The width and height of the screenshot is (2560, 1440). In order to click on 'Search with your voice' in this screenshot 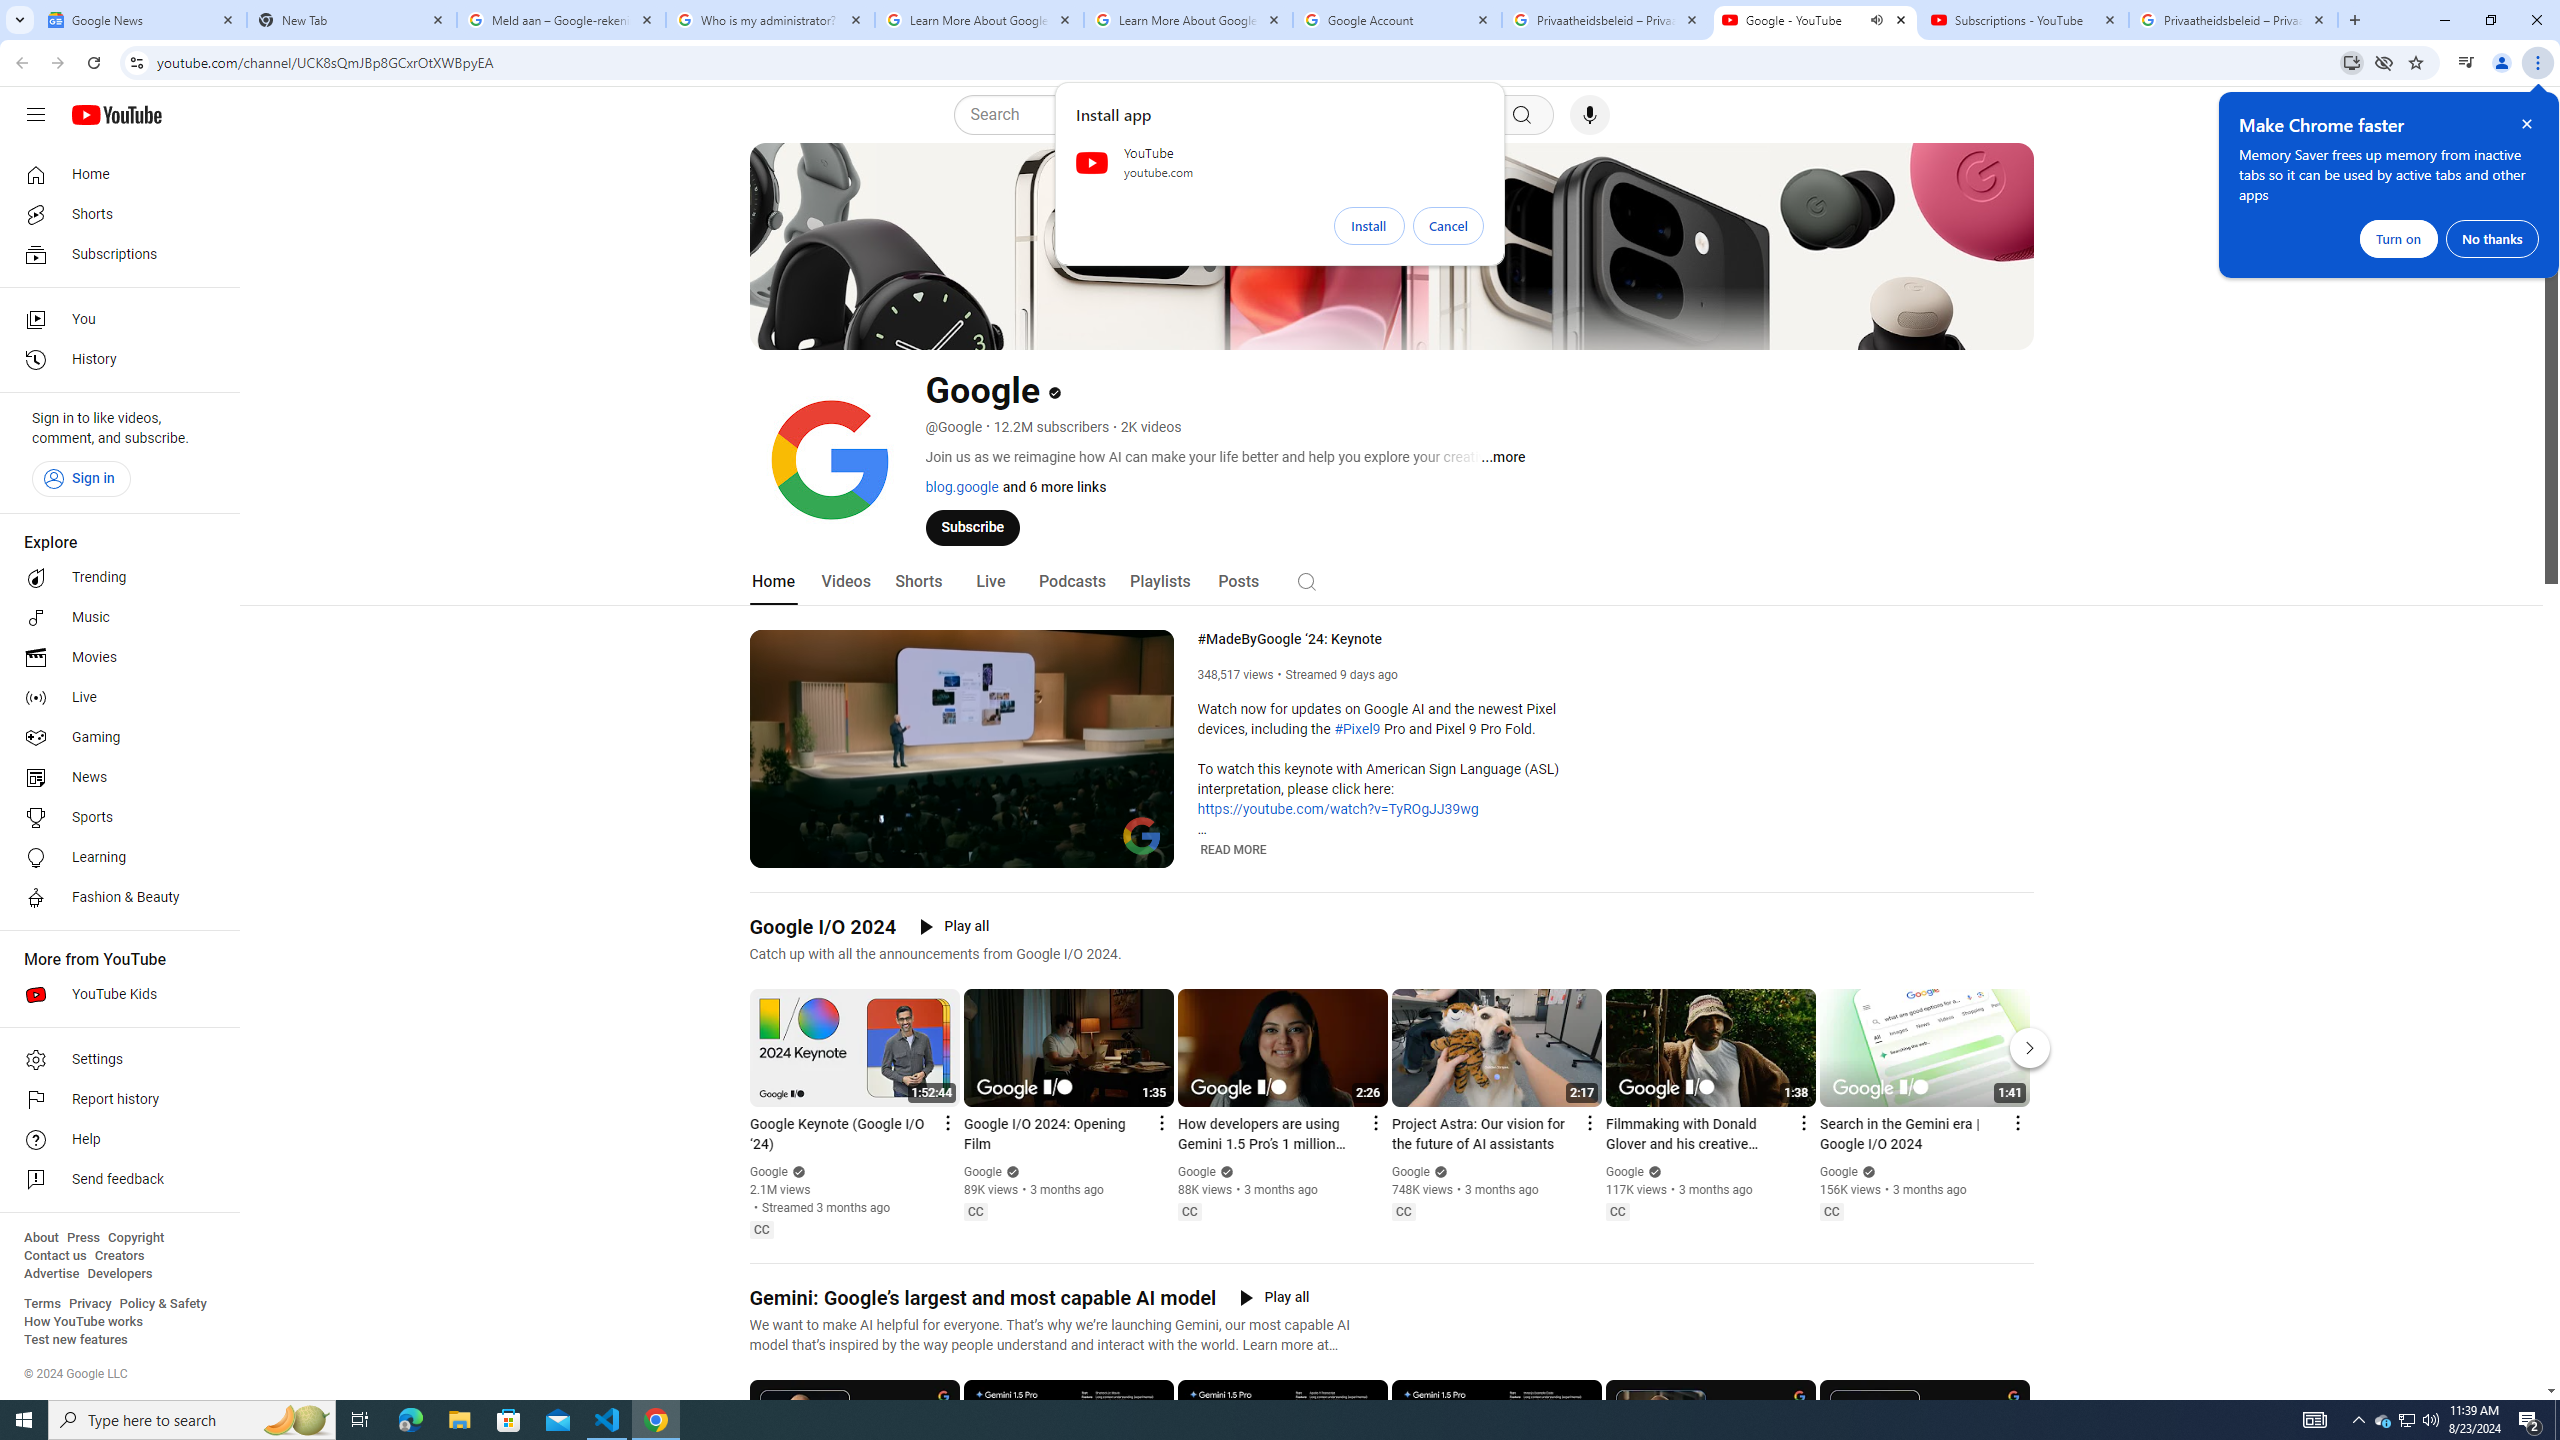, I will do `click(1589, 114)`.